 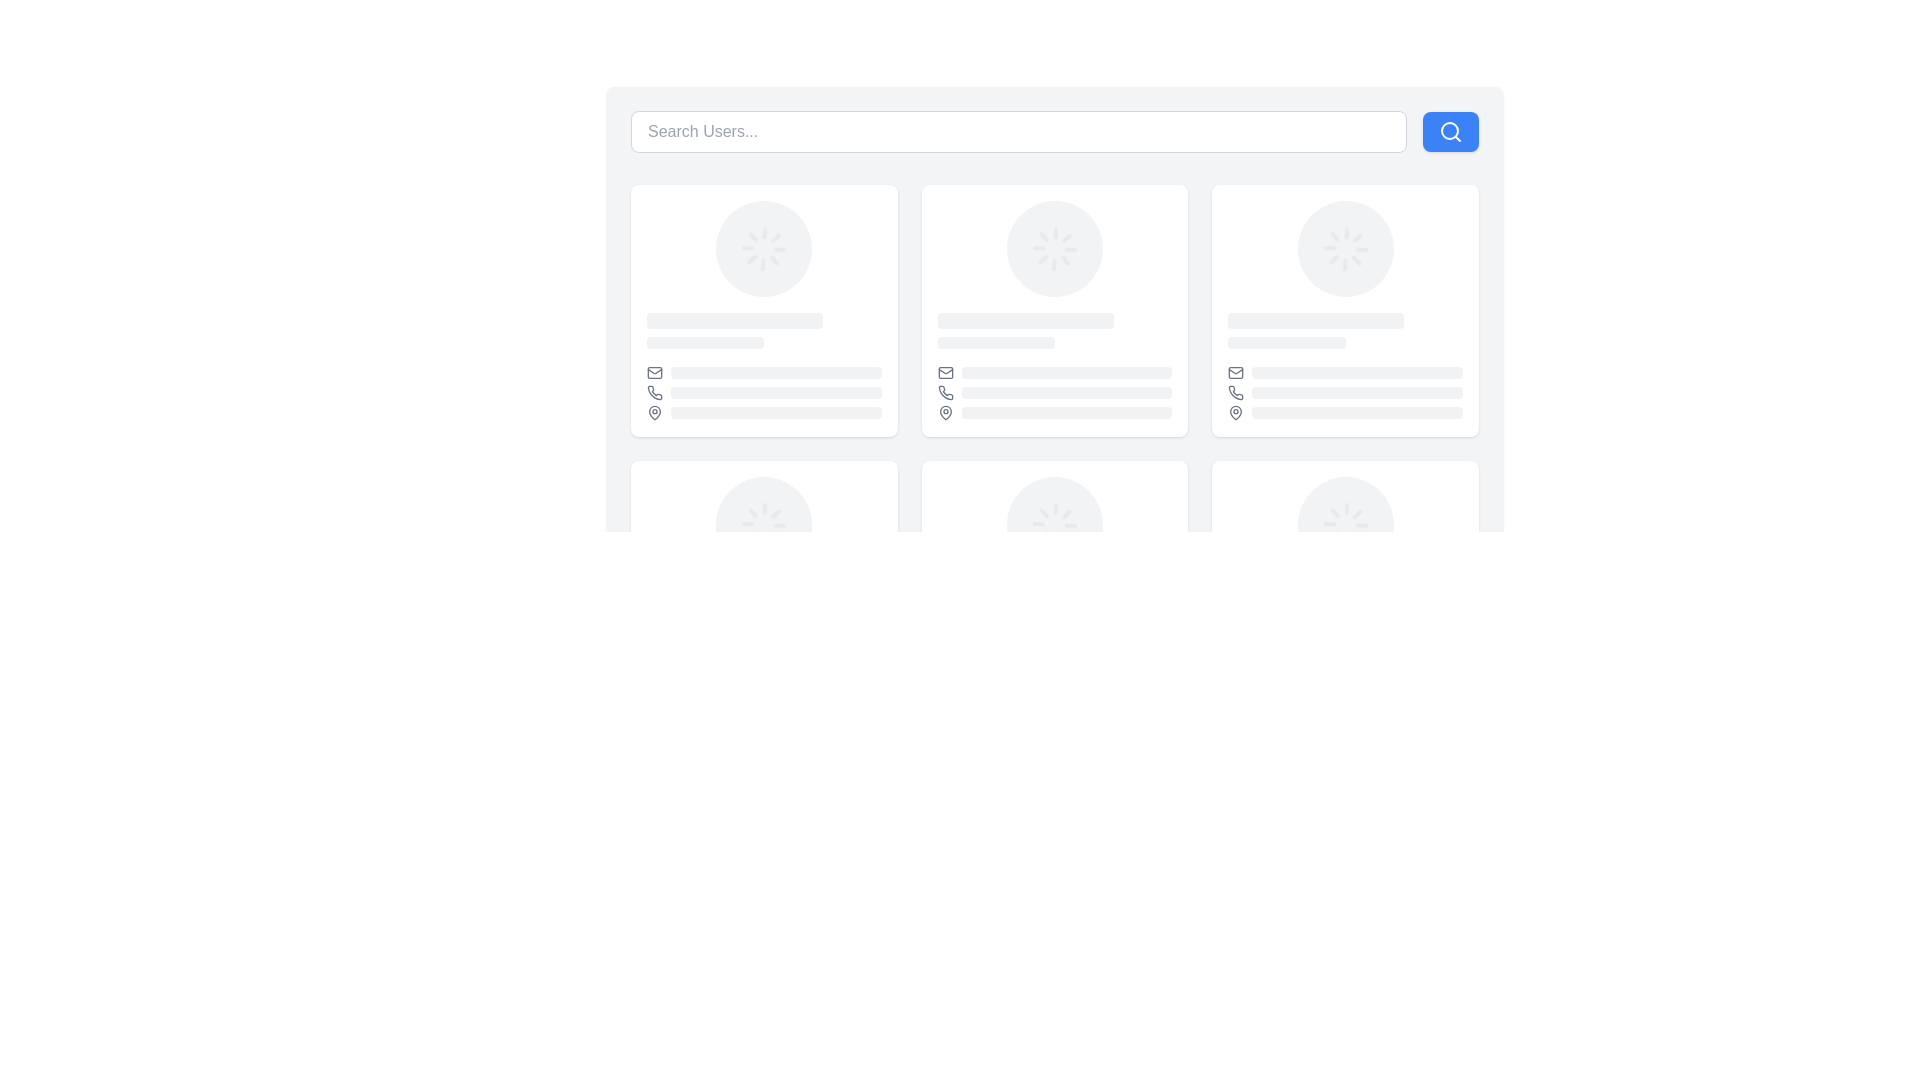 I want to click on the Skeleton loader element, which is a horizontally-aligned rectangular component with a pale gray background, located in the content region below the circular placeholder image in the first card of the second row, so click(x=763, y=330).